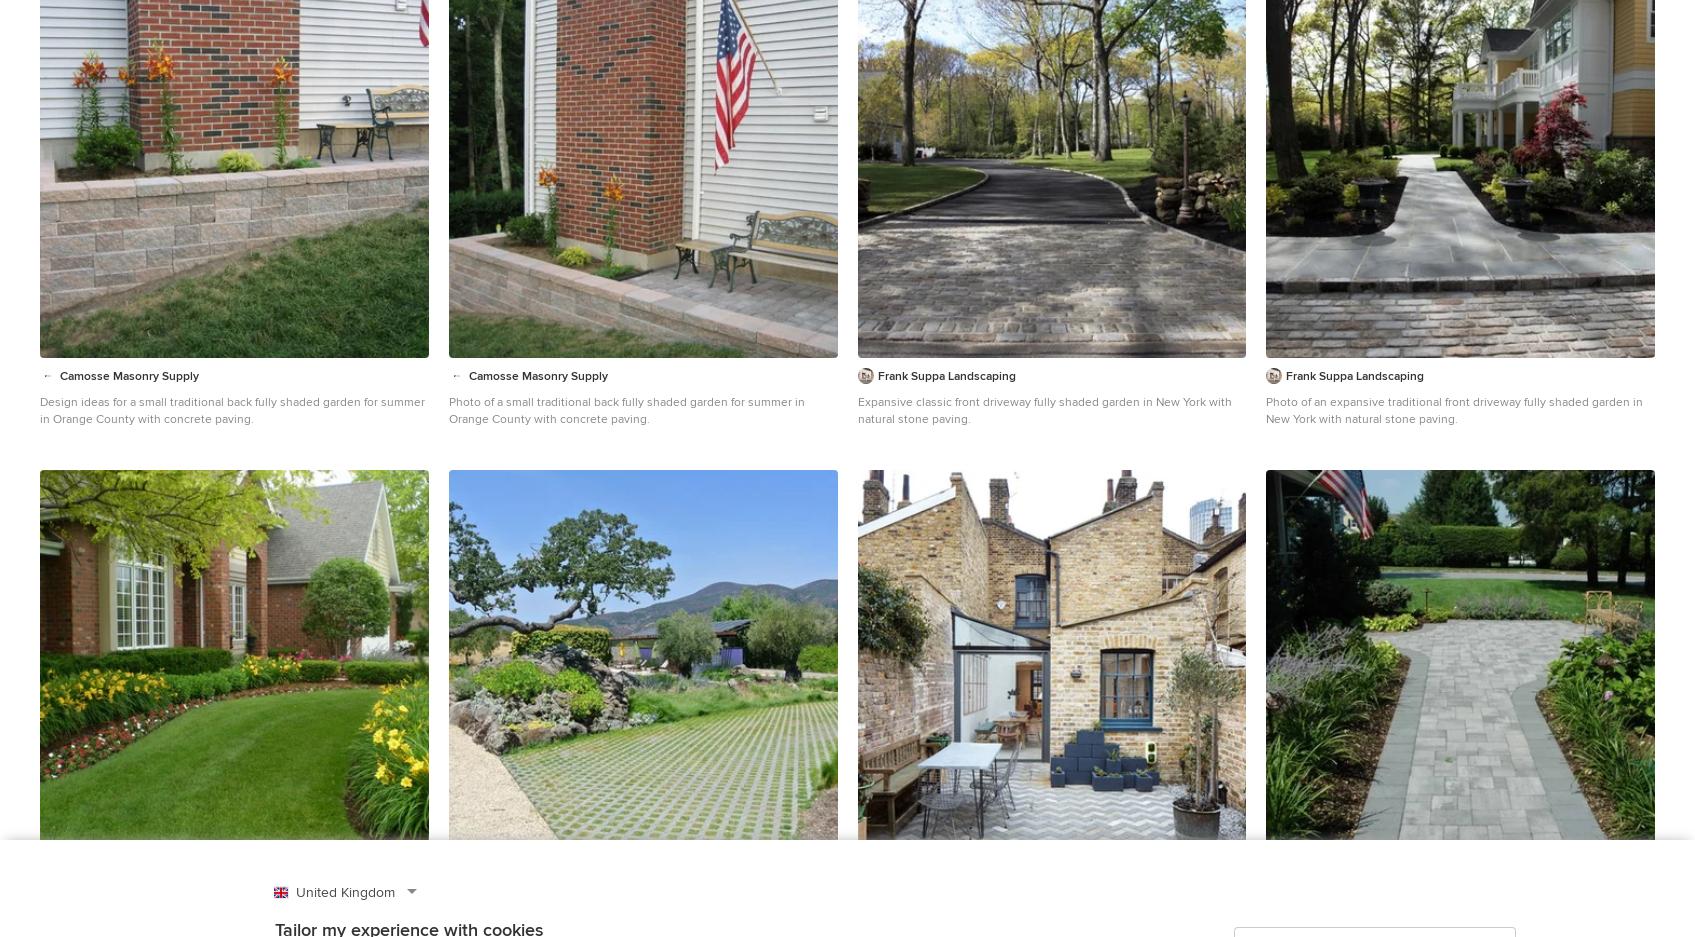 Image resolution: width=1695 pixels, height=937 pixels. What do you see at coordinates (532, 492) in the screenshot?
I see `'Modern Landscape'` at bounding box center [532, 492].